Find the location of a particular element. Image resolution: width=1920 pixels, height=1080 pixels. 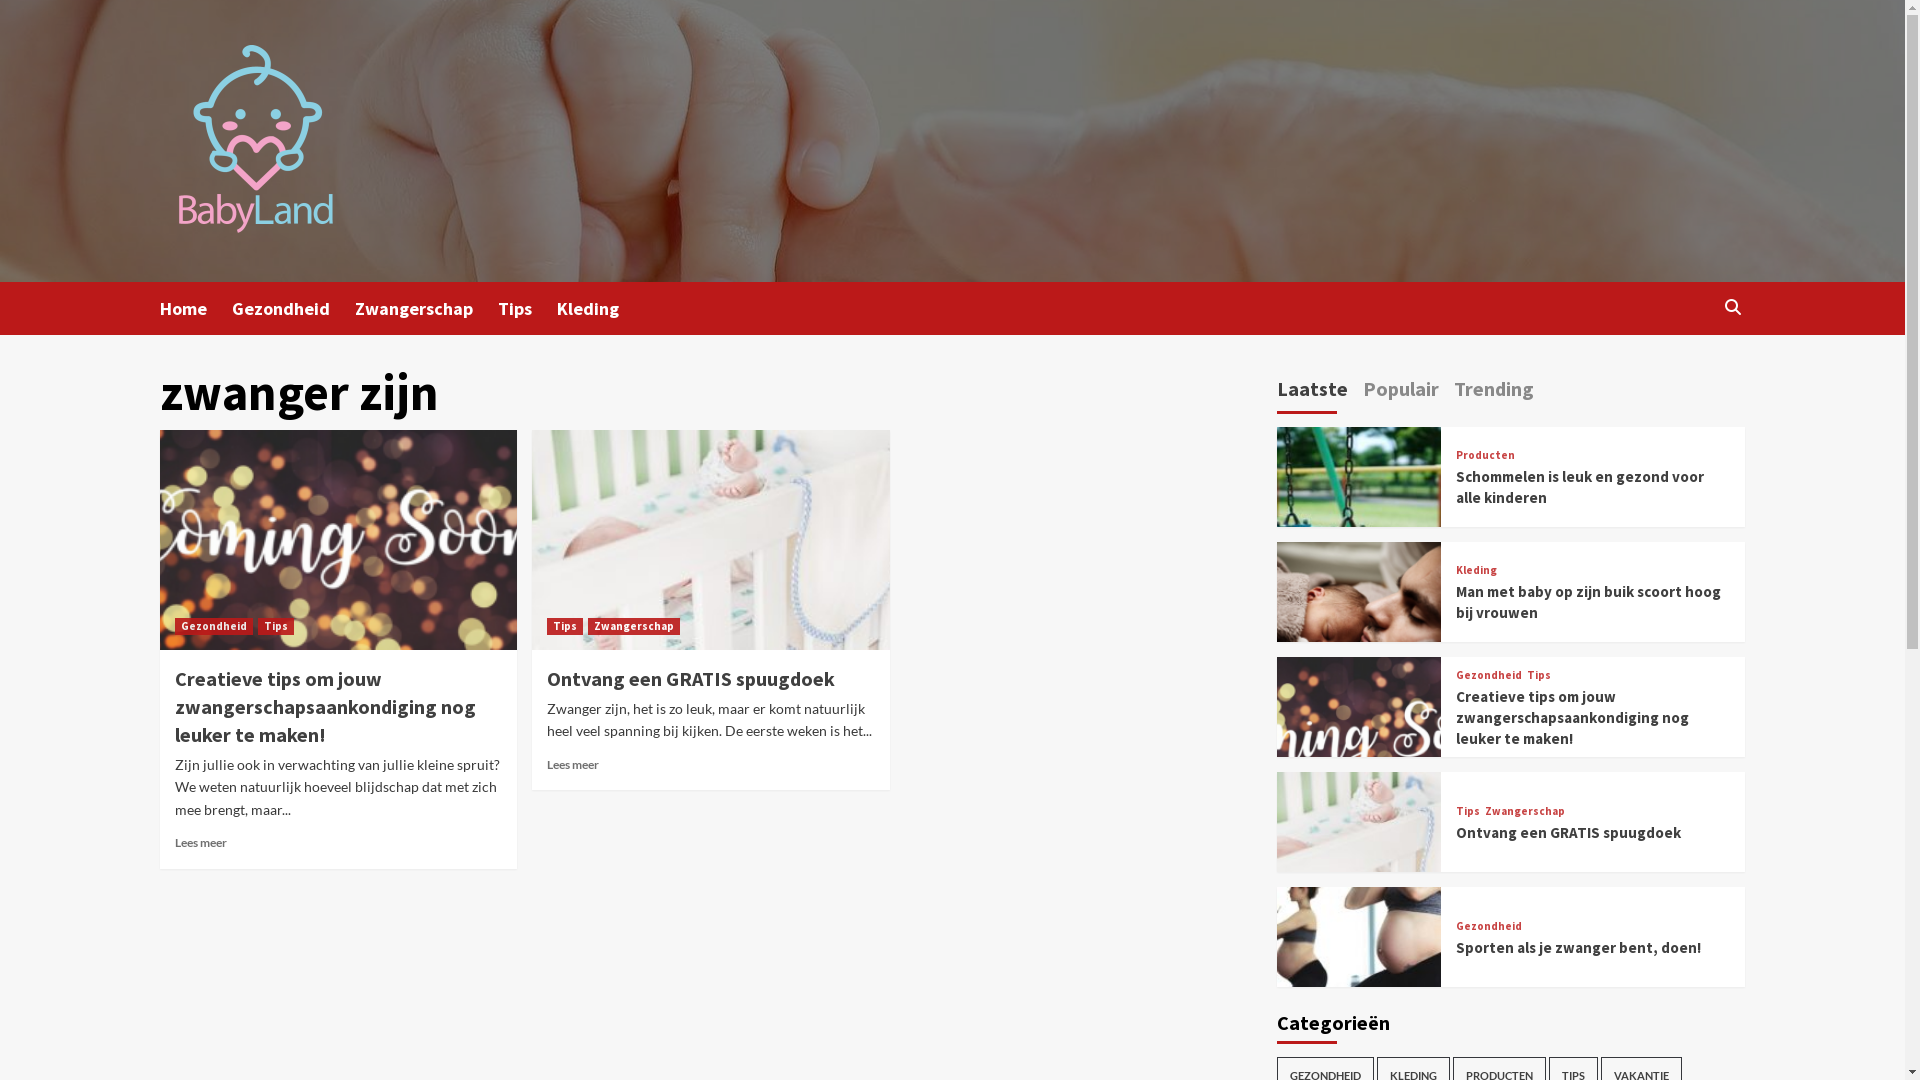

'Search' is located at coordinates (1731, 307).